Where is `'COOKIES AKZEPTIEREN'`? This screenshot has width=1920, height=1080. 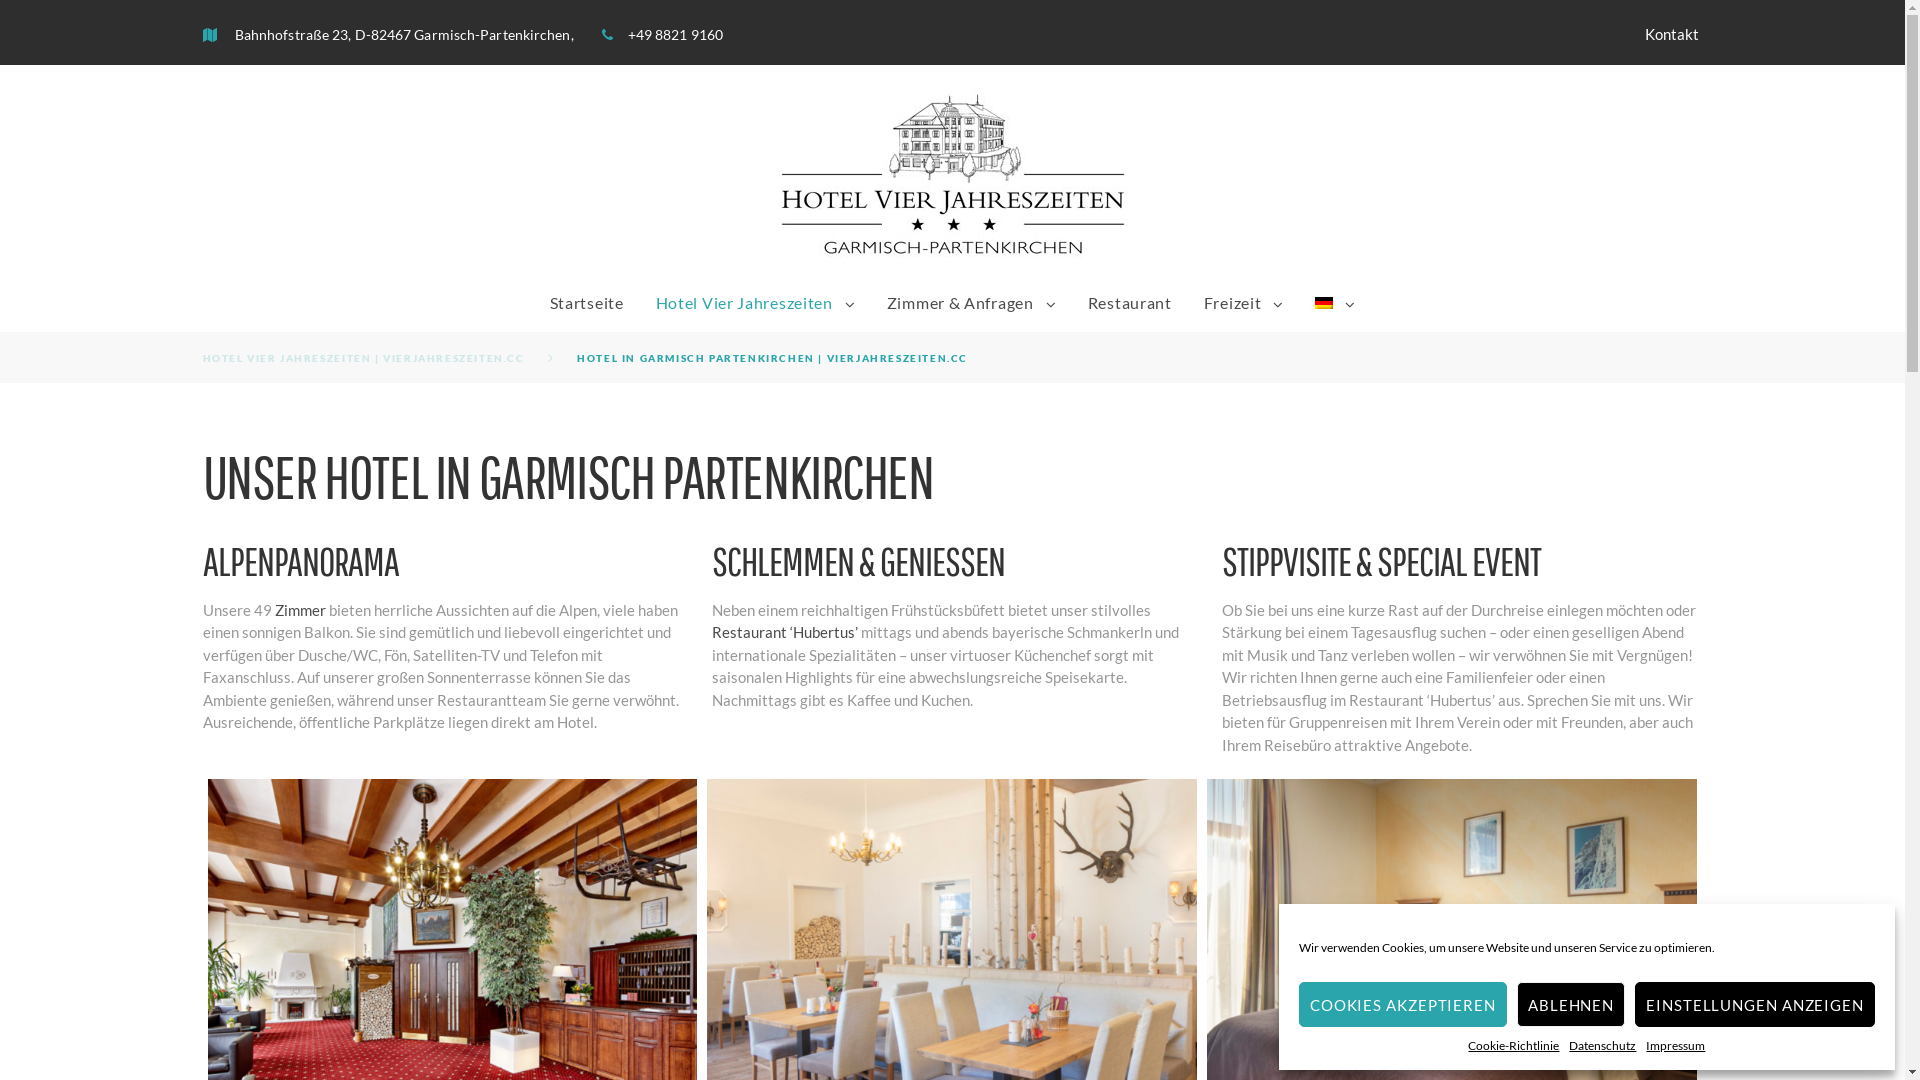 'COOKIES AKZEPTIEREN' is located at coordinates (1401, 1004).